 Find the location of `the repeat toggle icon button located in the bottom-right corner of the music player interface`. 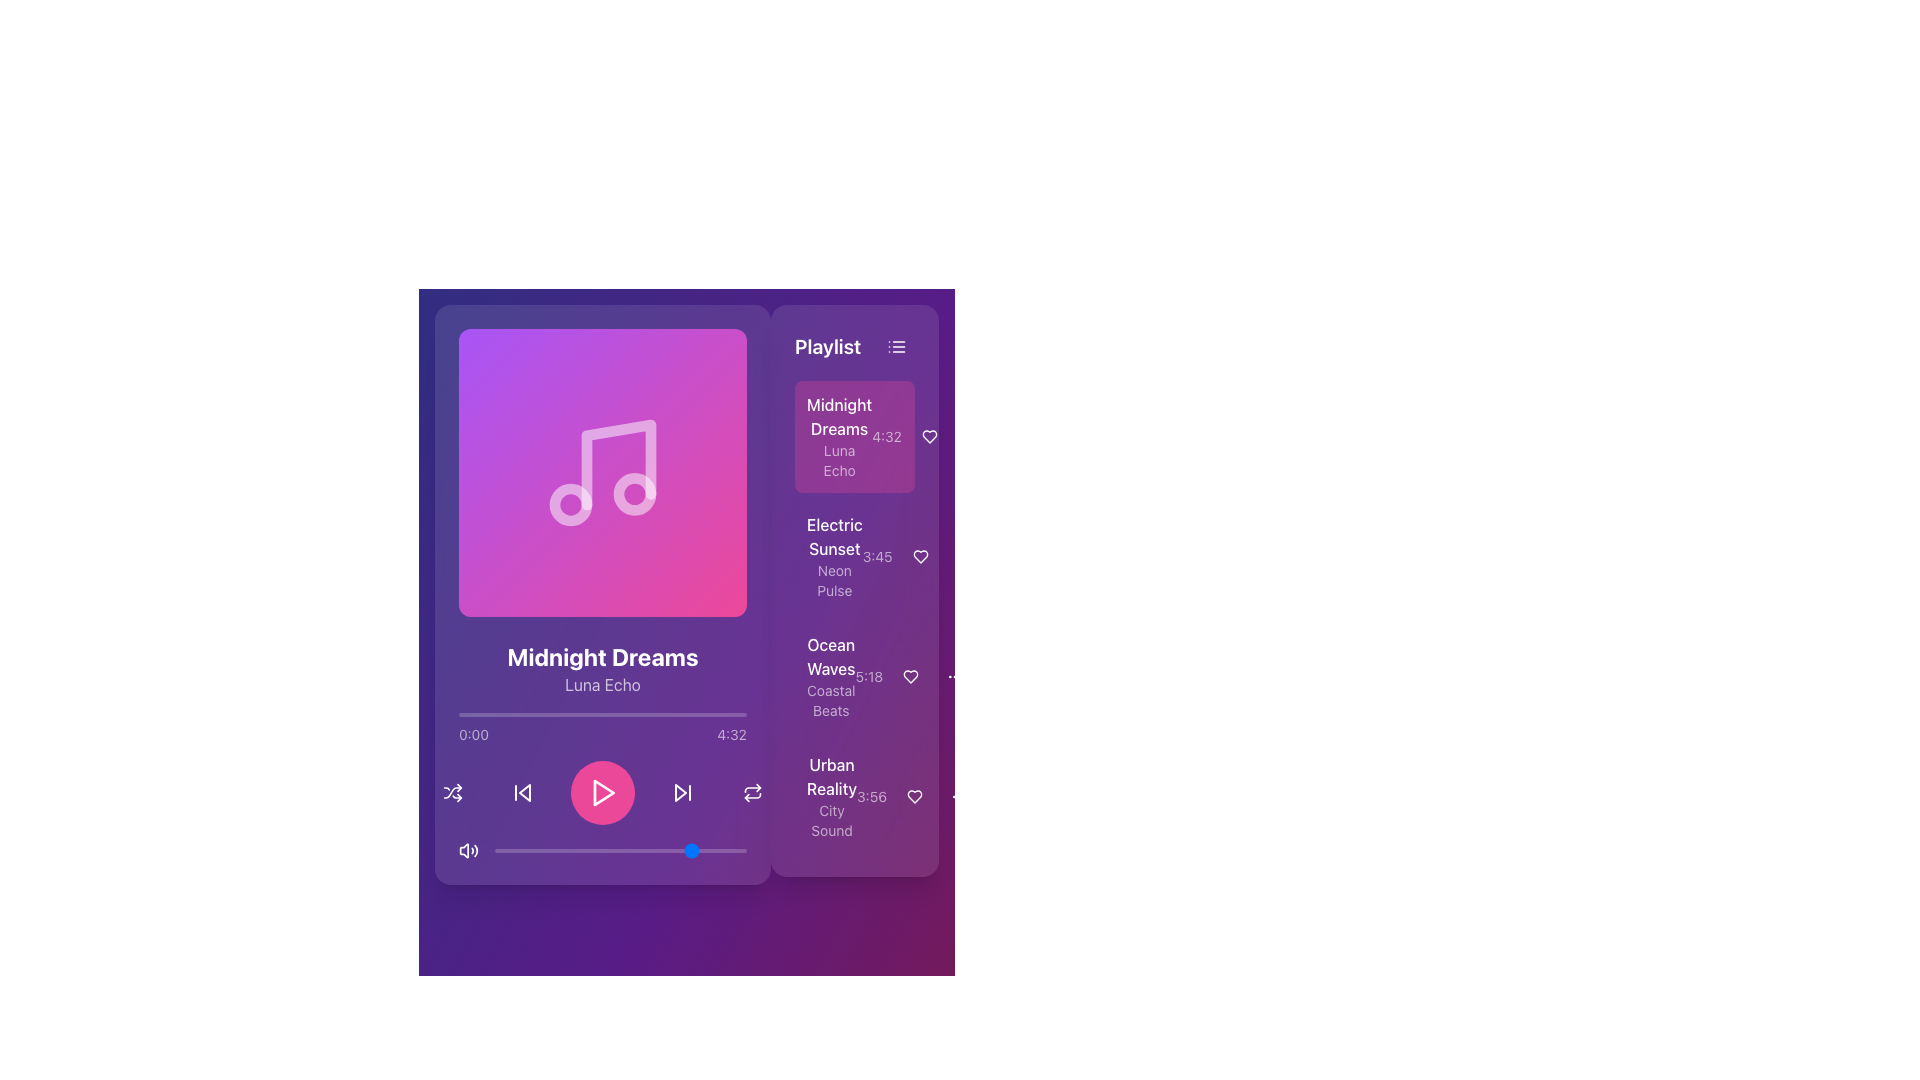

the repeat toggle icon button located in the bottom-right corner of the music player interface is located at coordinates (752, 792).